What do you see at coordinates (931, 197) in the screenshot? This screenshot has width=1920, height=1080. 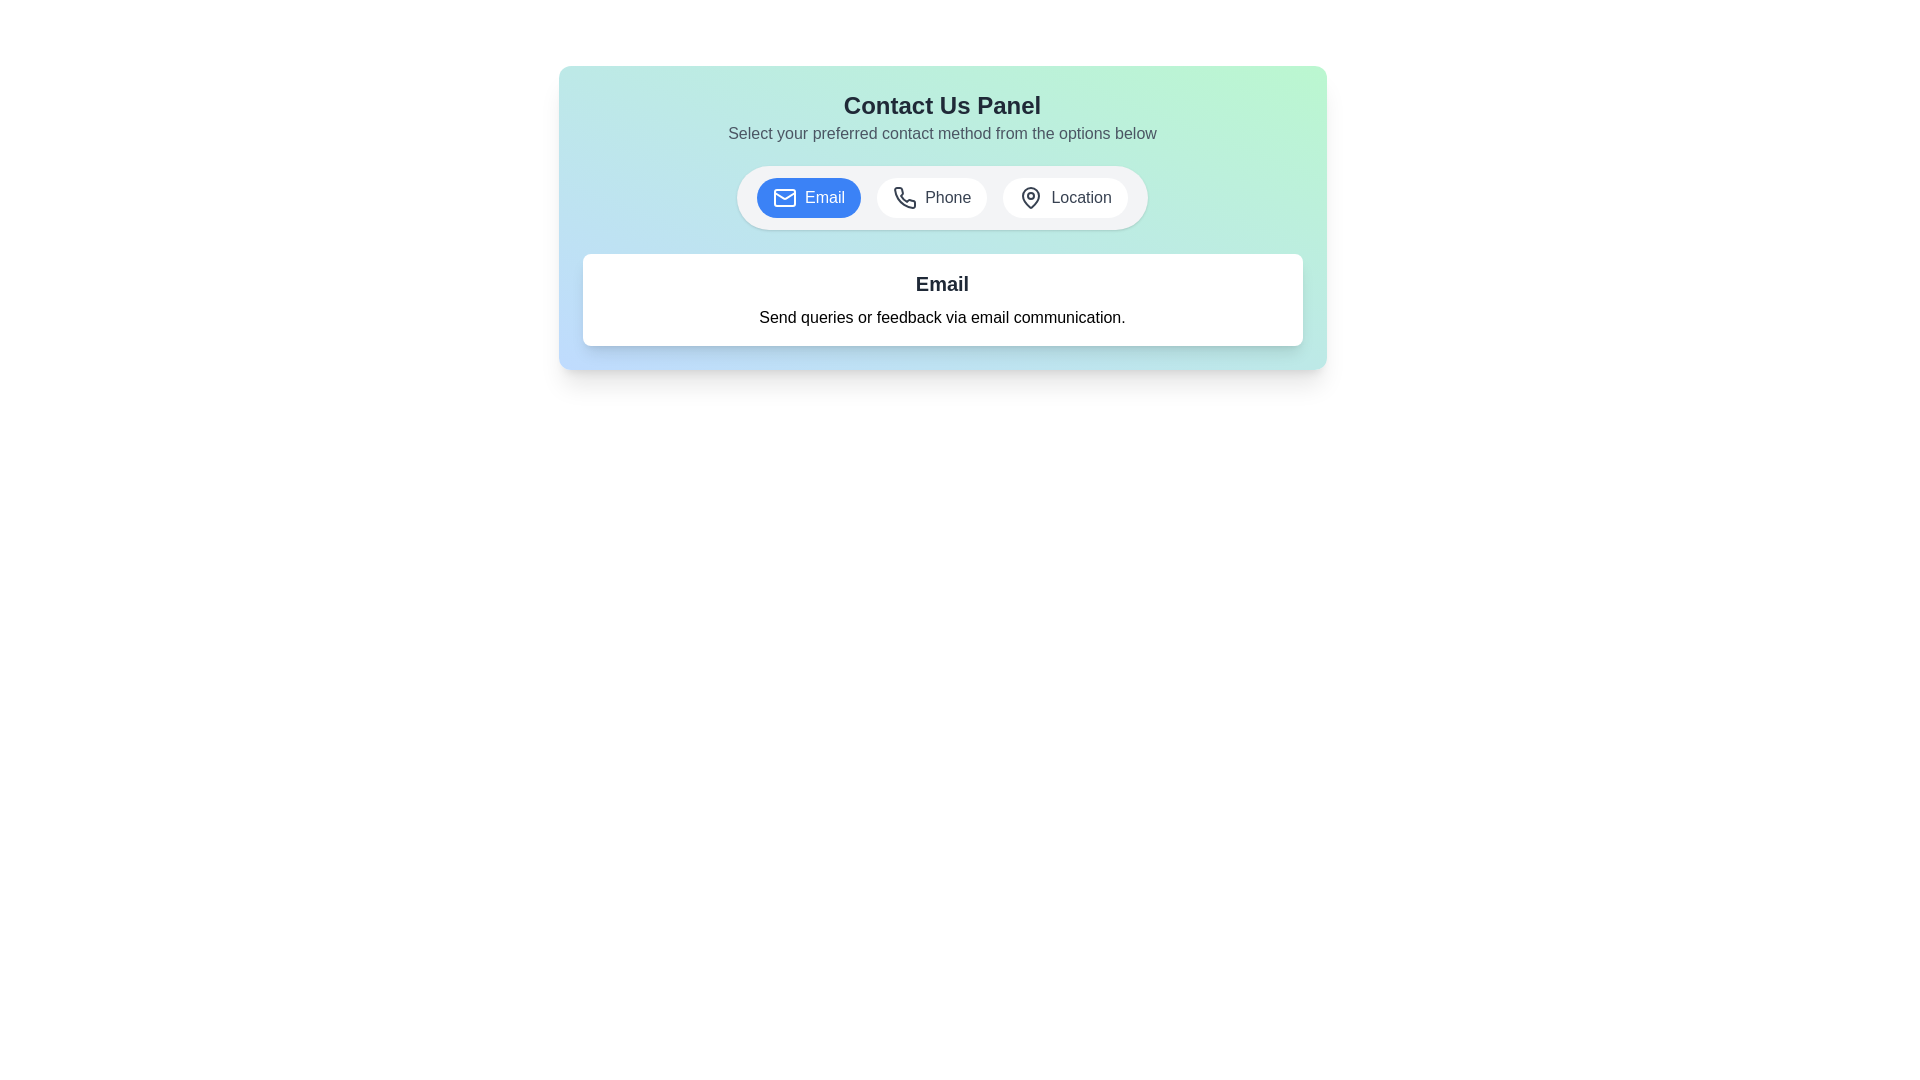 I see `the button for selecting the phone contact method, which is the second button from the left between 'Email' and 'Location'` at bounding box center [931, 197].